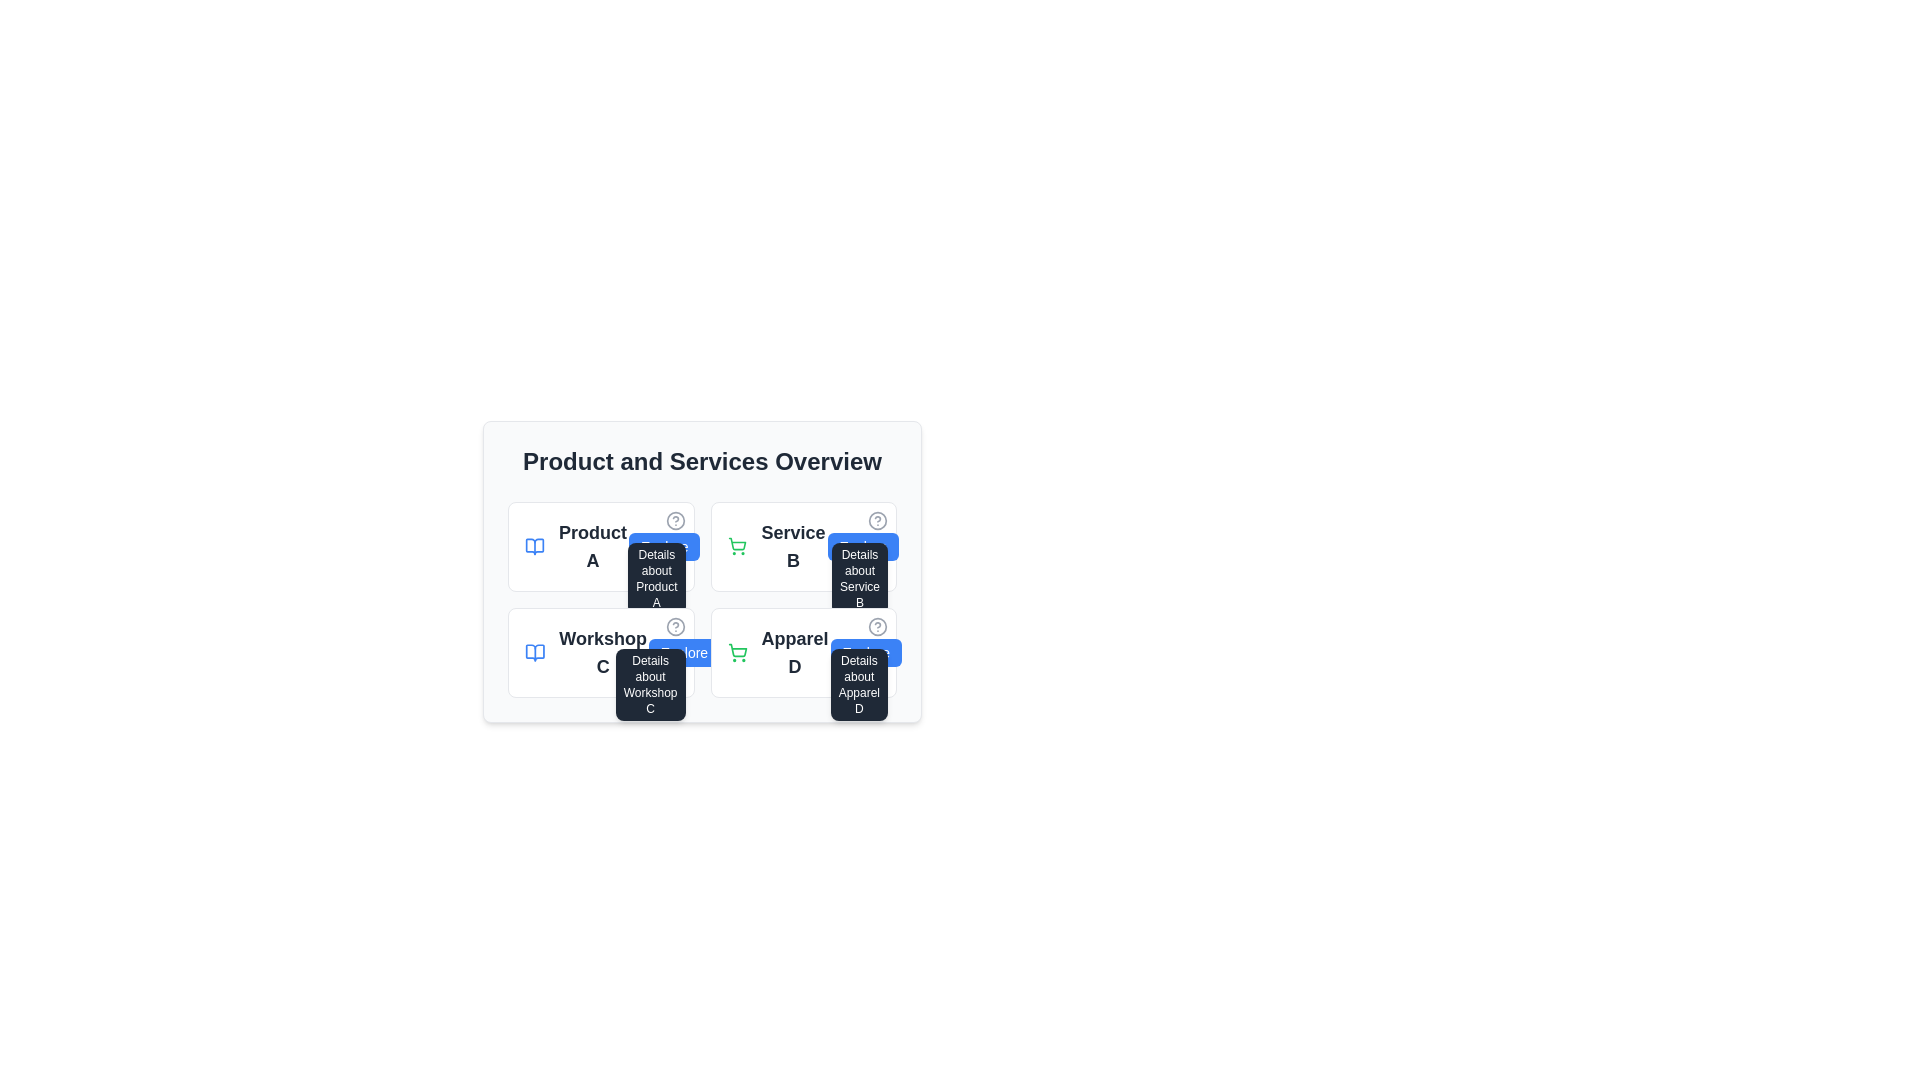 The width and height of the screenshot is (1920, 1080). What do you see at coordinates (600, 547) in the screenshot?
I see `the accompanying icon of the product labeled 'Product A' located in the top-left corner of the grid in the 'Product and Services Overview' section` at bounding box center [600, 547].